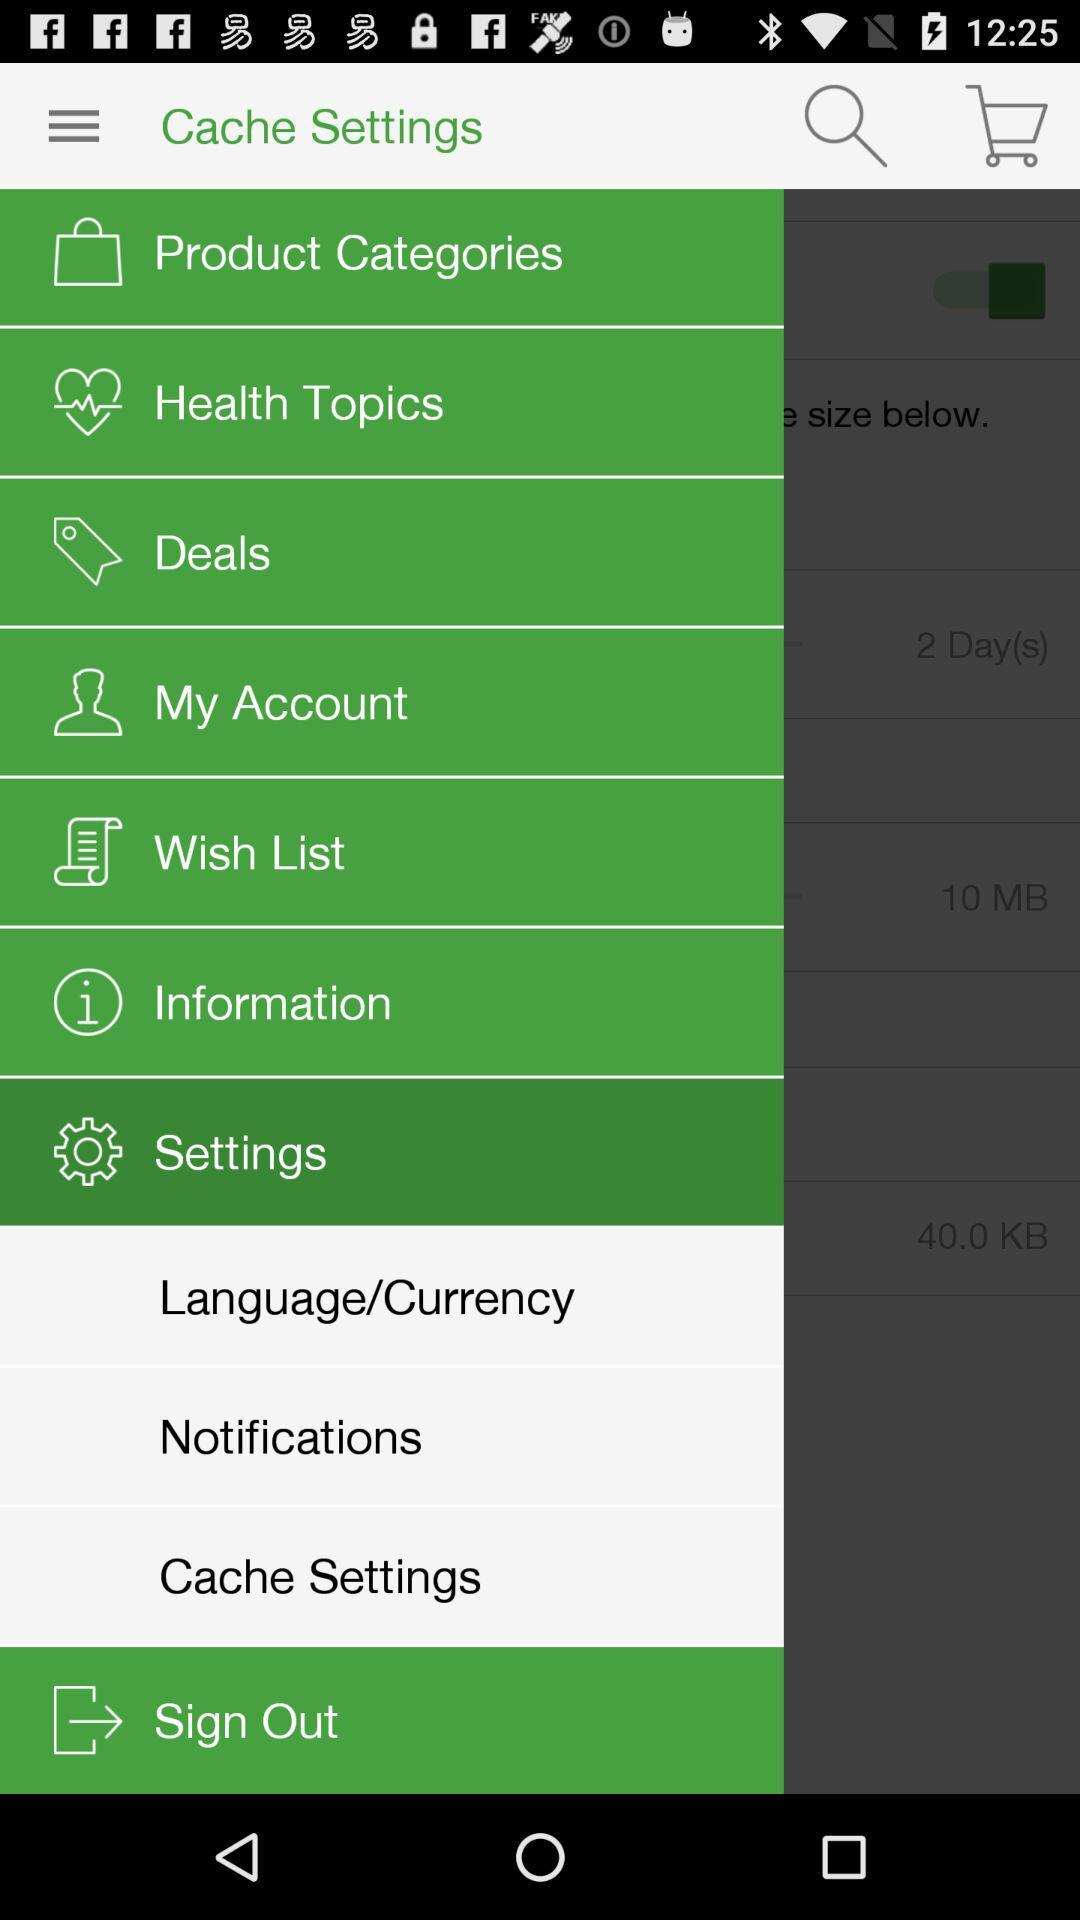 This screenshot has height=1920, width=1080. What do you see at coordinates (845, 133) in the screenshot?
I see `the search icon` at bounding box center [845, 133].